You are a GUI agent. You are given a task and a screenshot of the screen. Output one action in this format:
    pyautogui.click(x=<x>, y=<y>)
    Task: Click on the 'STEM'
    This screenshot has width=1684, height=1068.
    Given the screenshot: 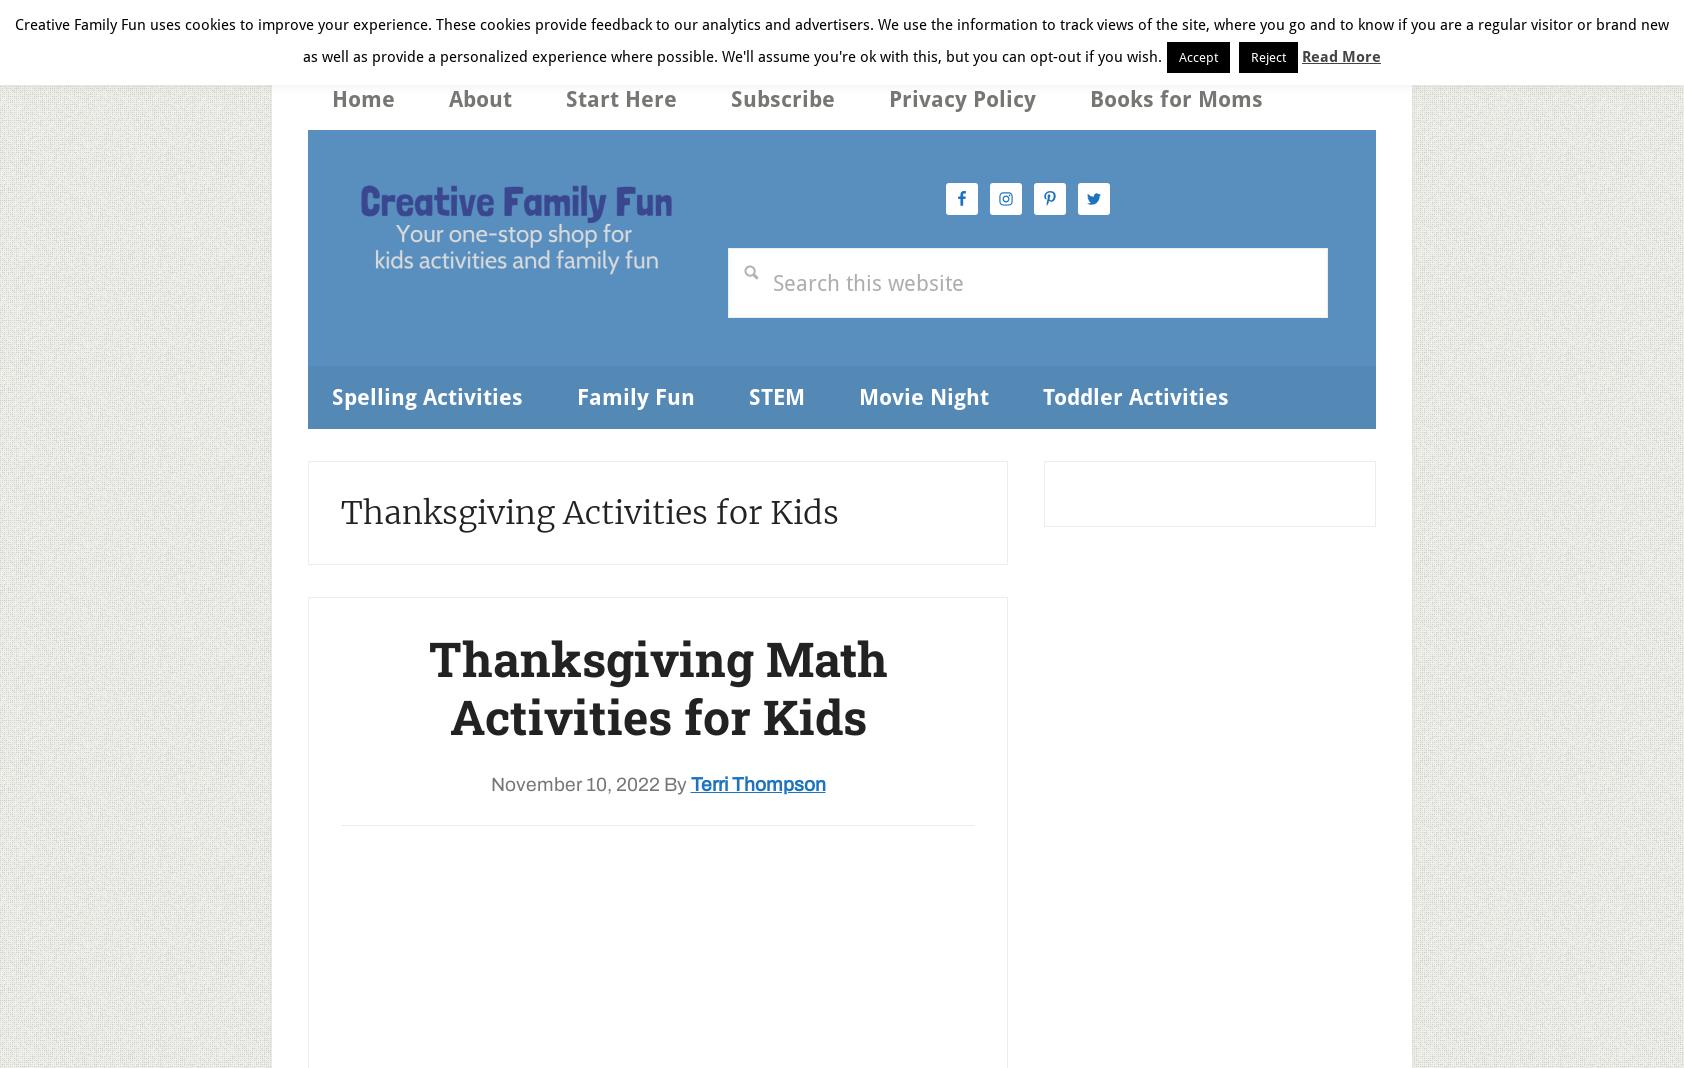 What is the action you would take?
    pyautogui.click(x=749, y=395)
    